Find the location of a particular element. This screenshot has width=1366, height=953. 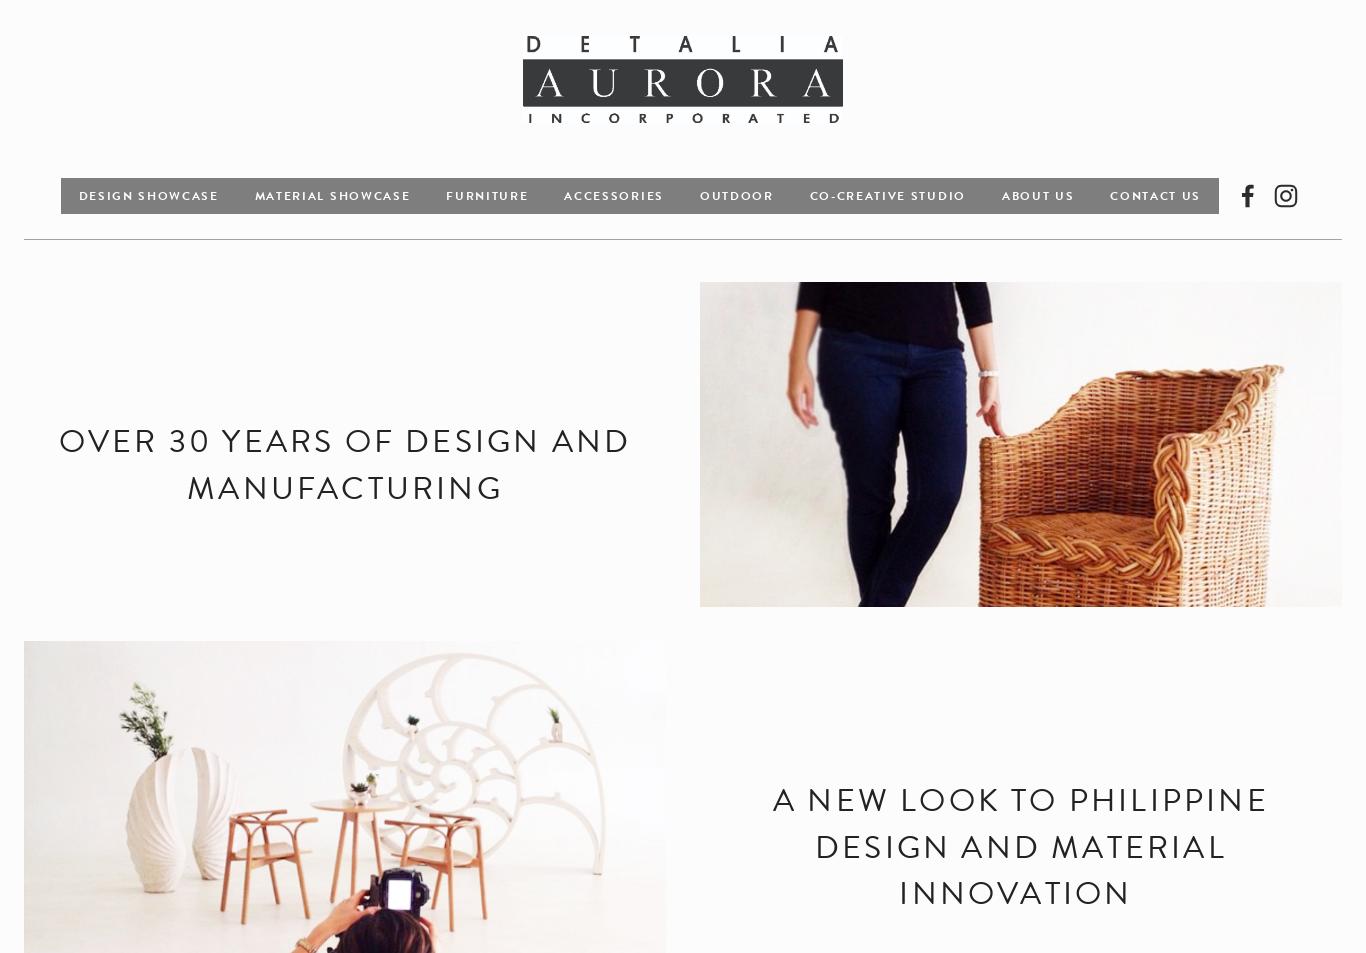

'Co-creative Studio' is located at coordinates (807, 193).